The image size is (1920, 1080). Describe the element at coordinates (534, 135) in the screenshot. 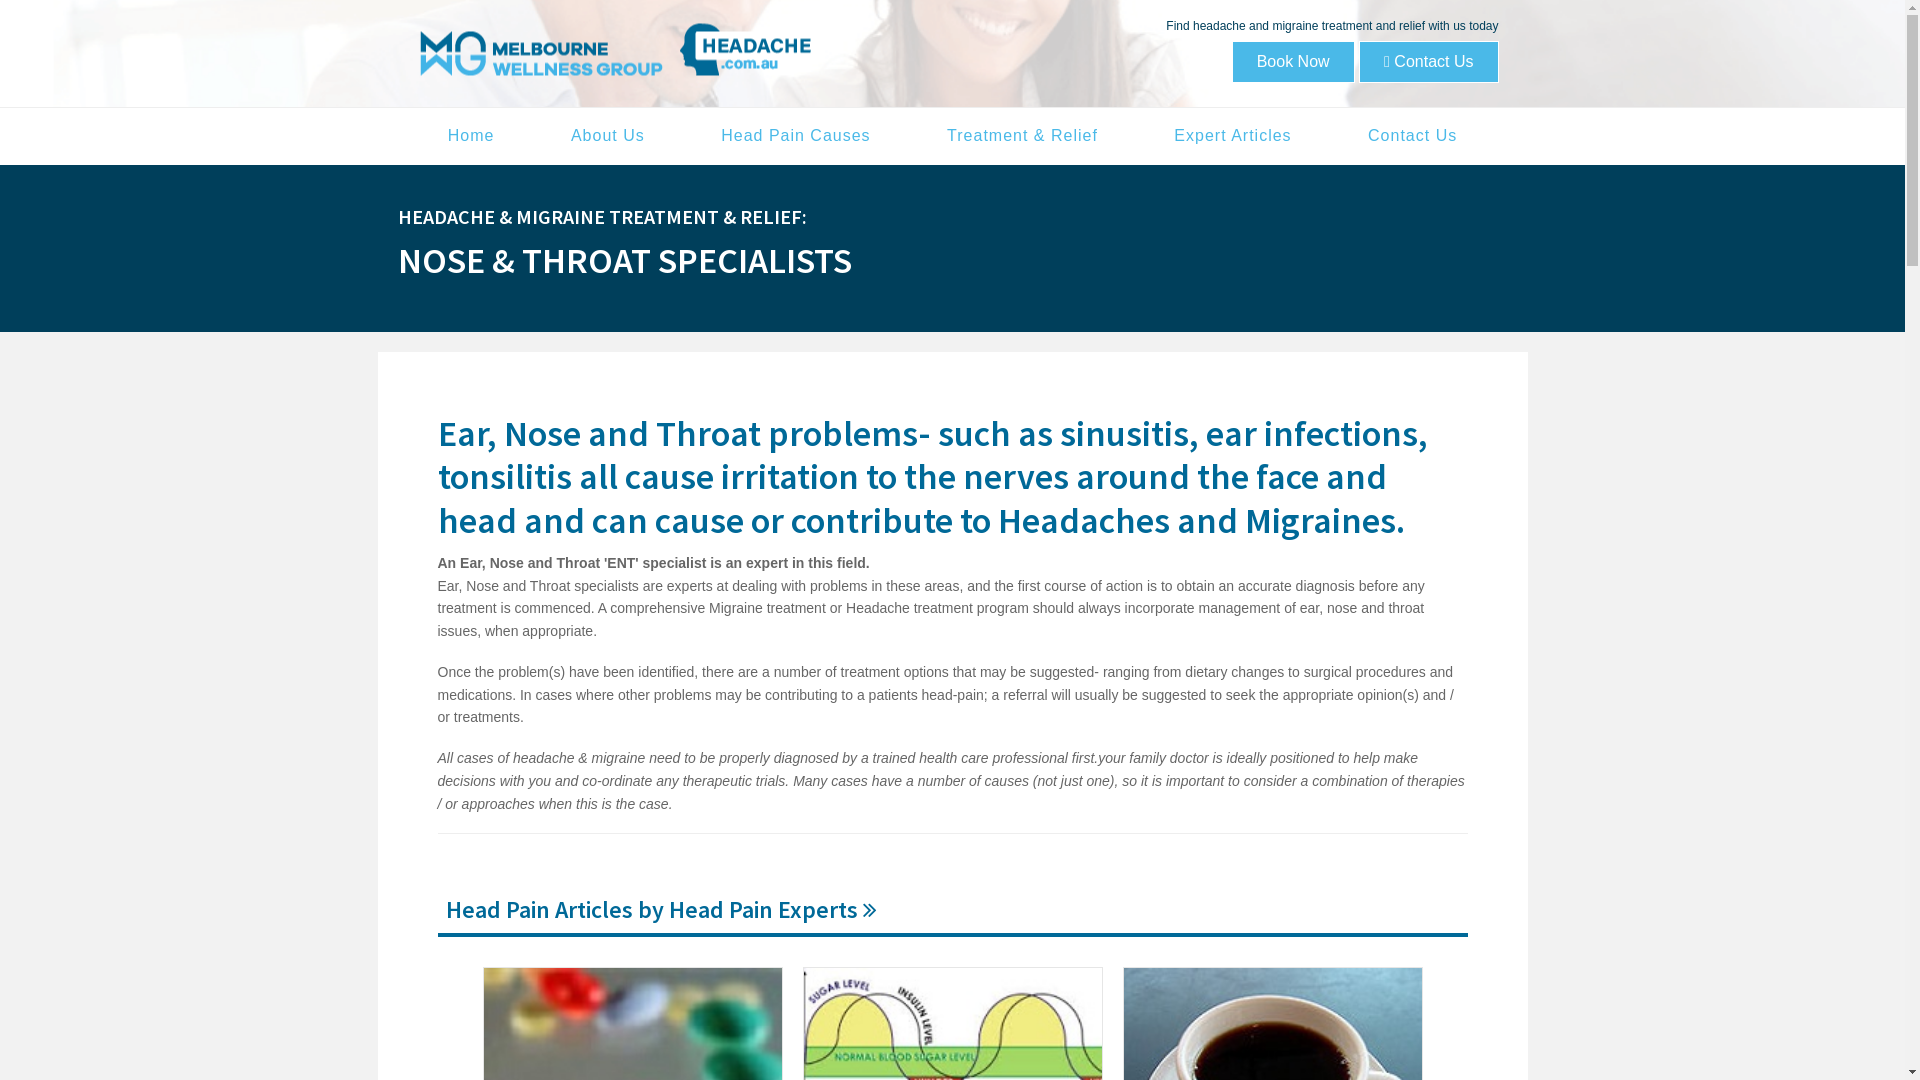

I see `'About Us'` at that location.